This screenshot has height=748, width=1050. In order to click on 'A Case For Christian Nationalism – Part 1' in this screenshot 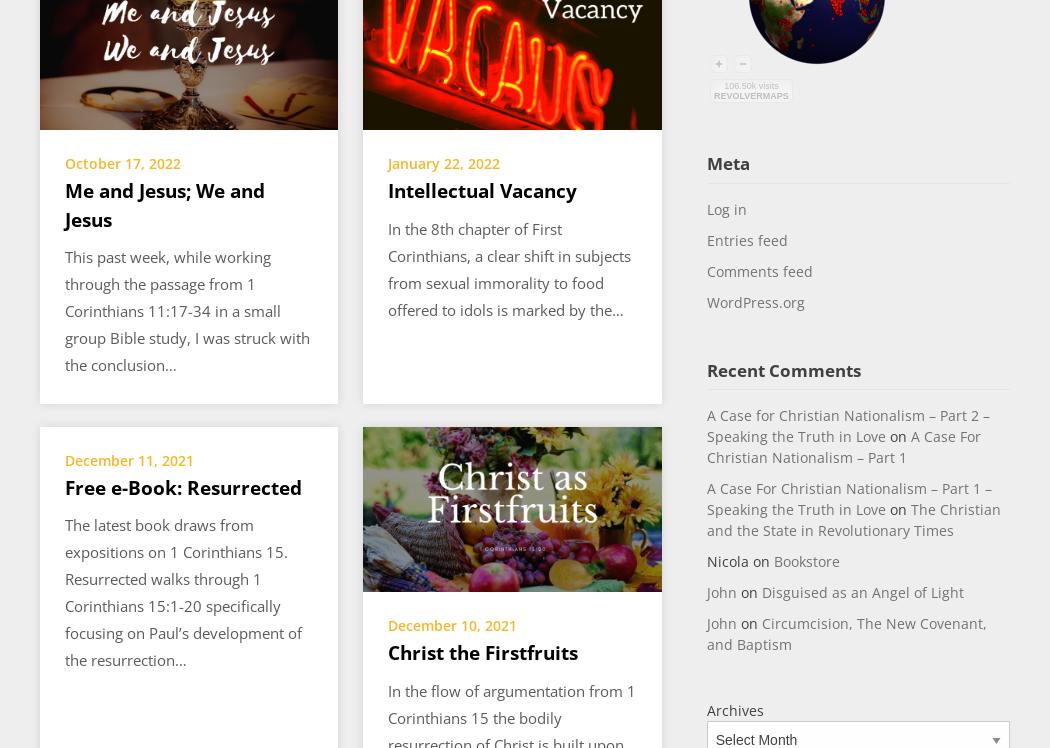, I will do `click(843, 446)`.